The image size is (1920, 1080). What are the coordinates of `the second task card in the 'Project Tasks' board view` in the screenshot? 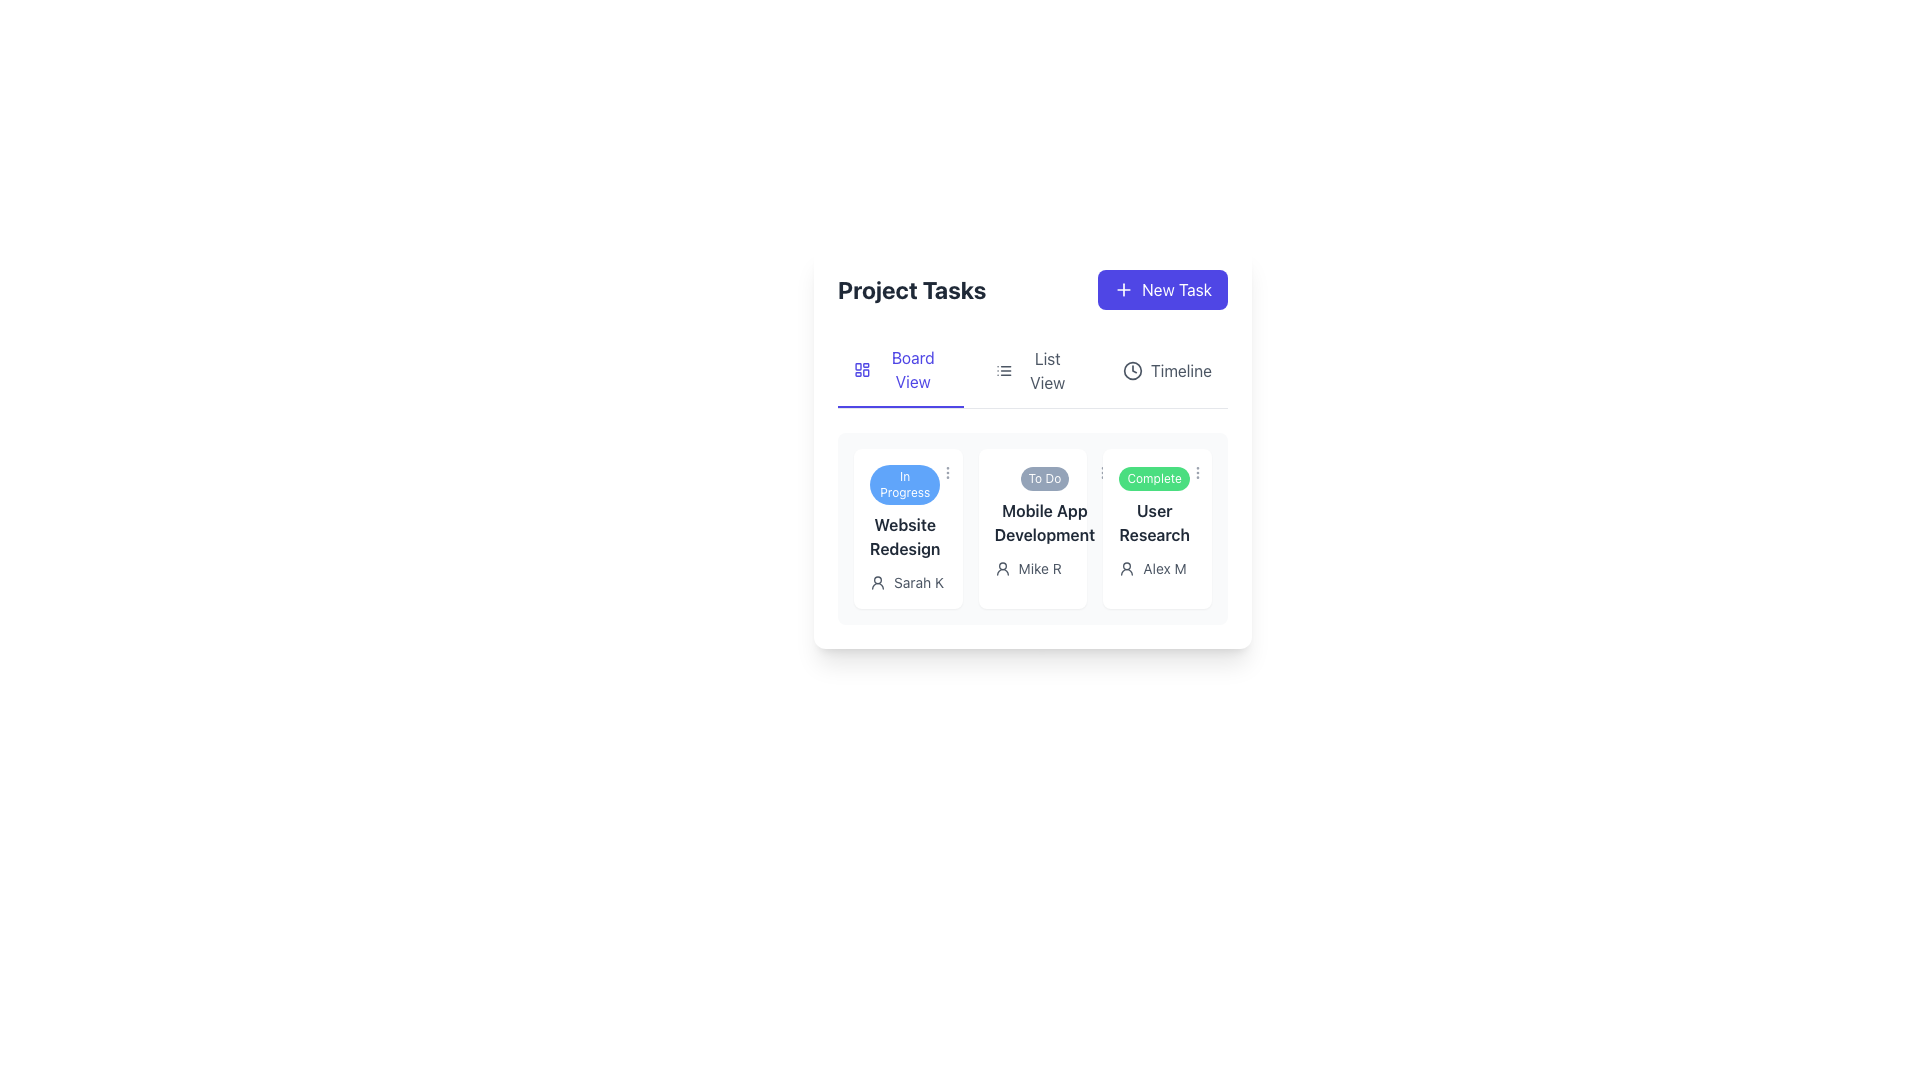 It's located at (1032, 527).